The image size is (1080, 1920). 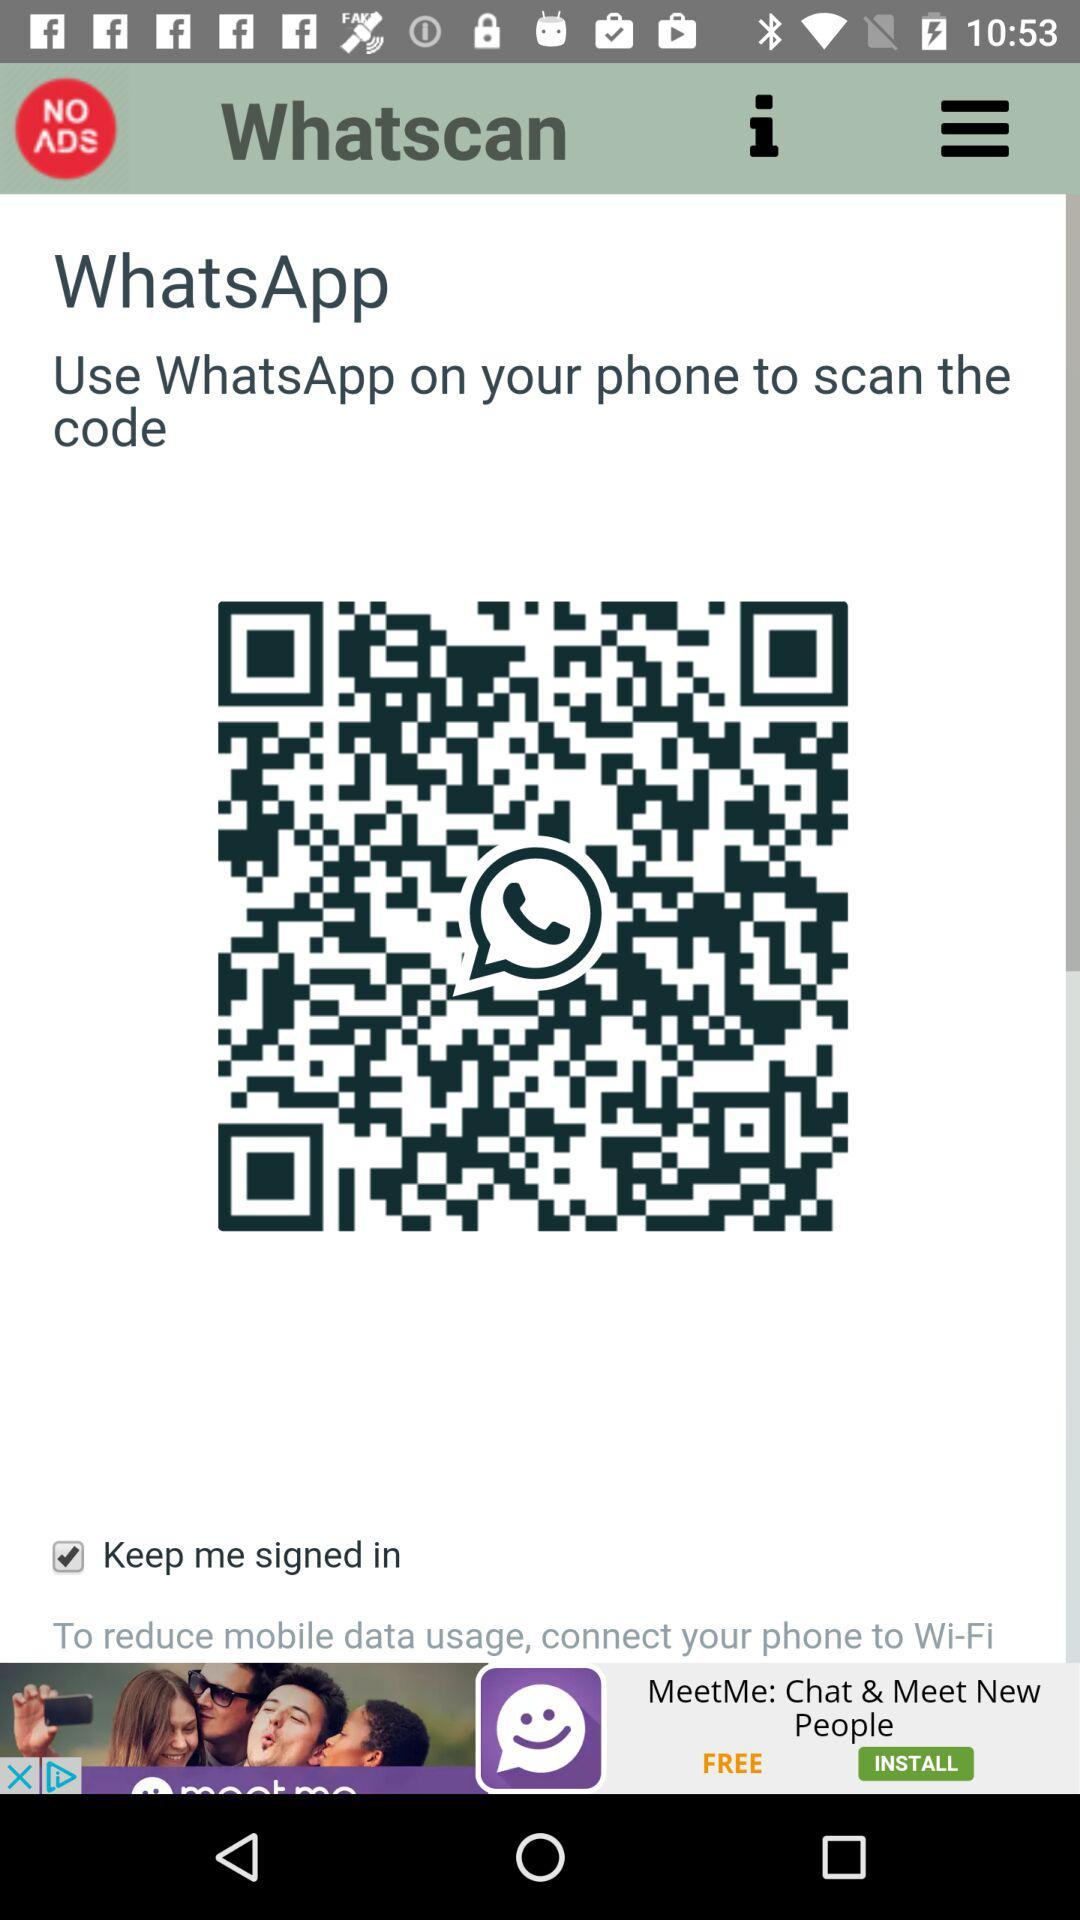 I want to click on install meetme app, so click(x=538, y=1727).